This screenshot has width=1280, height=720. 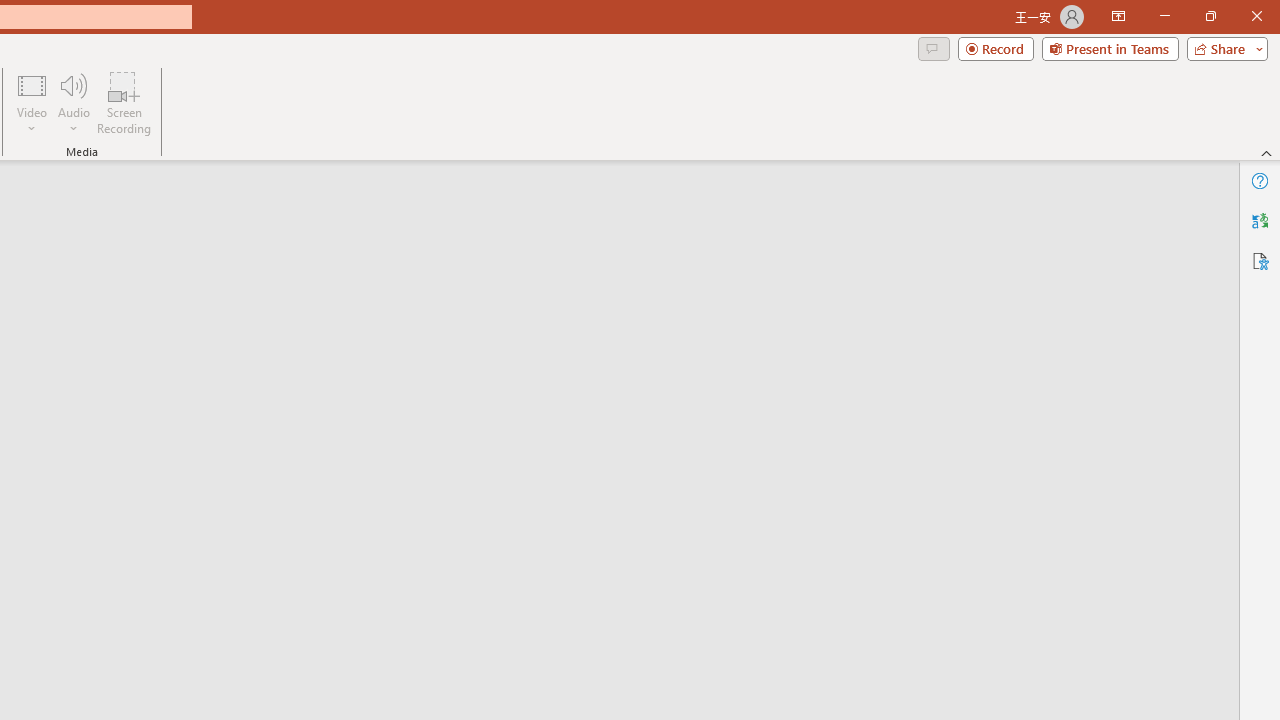 What do you see at coordinates (123, 103) in the screenshot?
I see `'Screen Recording...'` at bounding box center [123, 103].